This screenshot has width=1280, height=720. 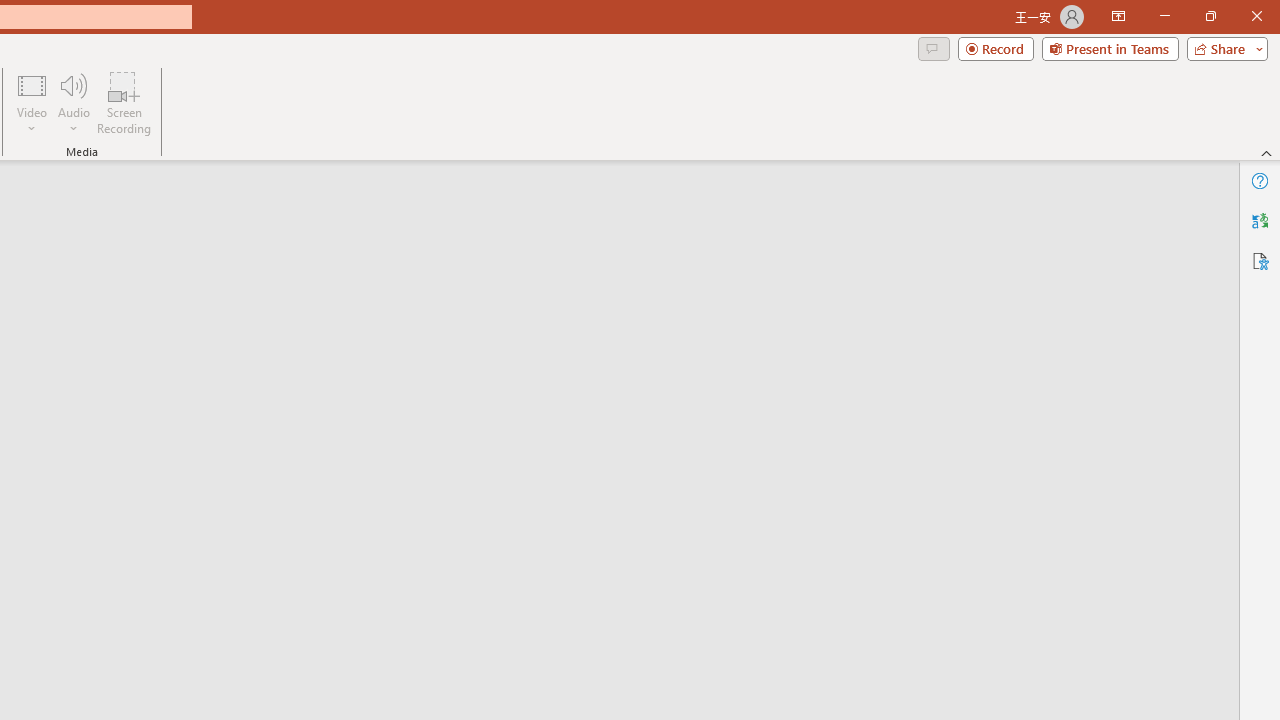 What do you see at coordinates (123, 103) in the screenshot?
I see `'Screen Recording...'` at bounding box center [123, 103].